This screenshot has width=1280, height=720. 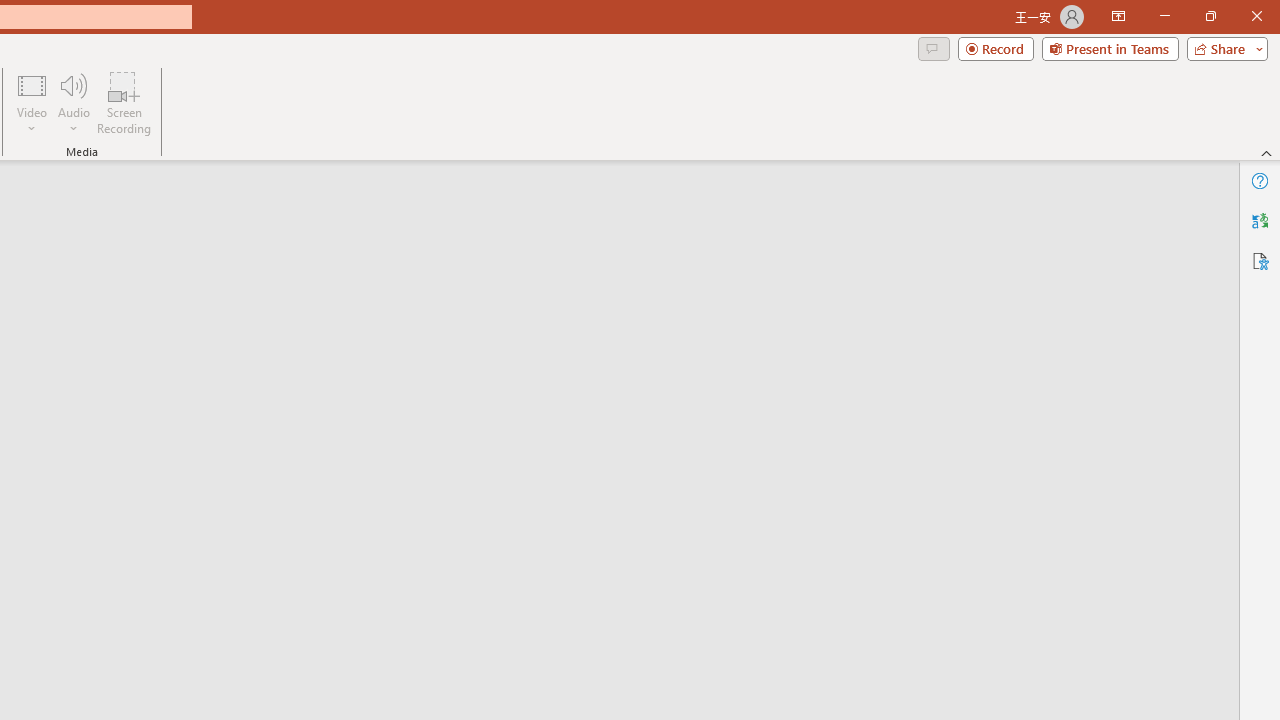 What do you see at coordinates (123, 103) in the screenshot?
I see `'Screen Recording...'` at bounding box center [123, 103].